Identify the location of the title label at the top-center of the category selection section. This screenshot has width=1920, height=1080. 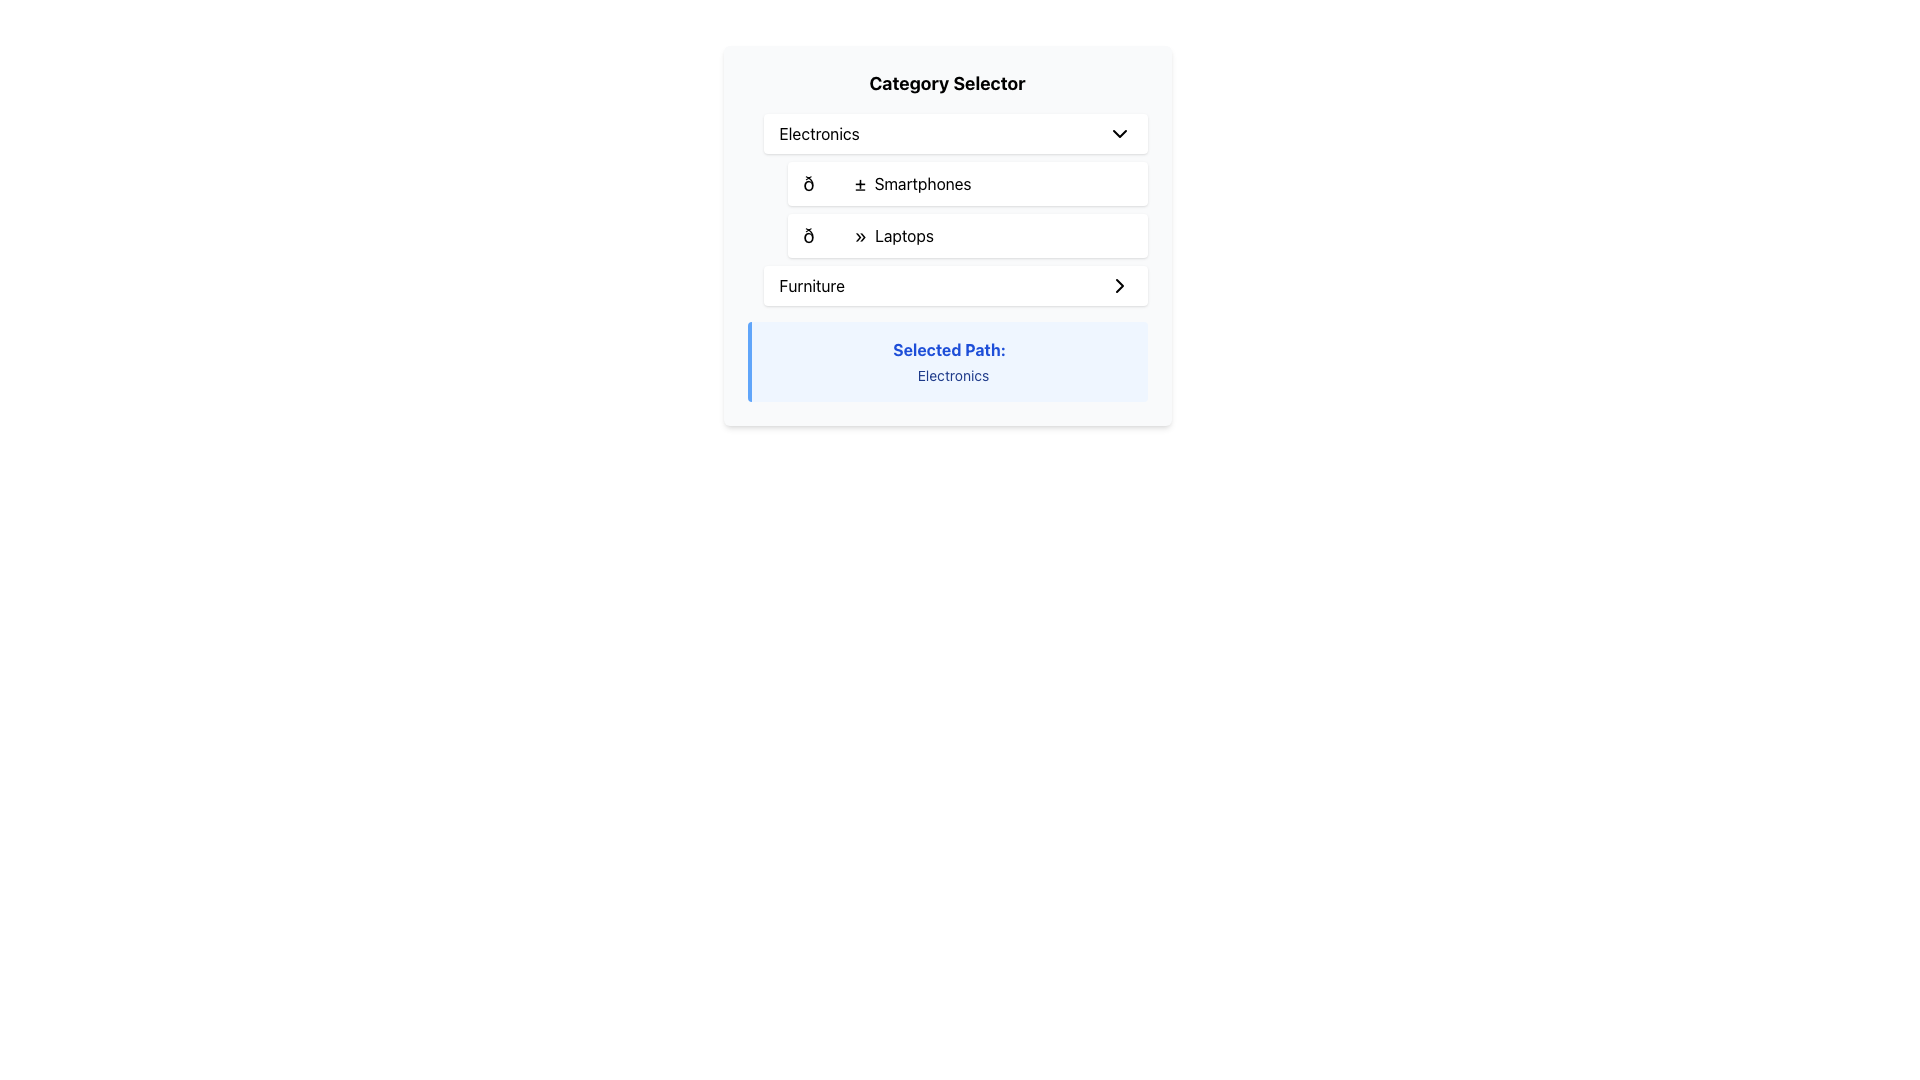
(946, 83).